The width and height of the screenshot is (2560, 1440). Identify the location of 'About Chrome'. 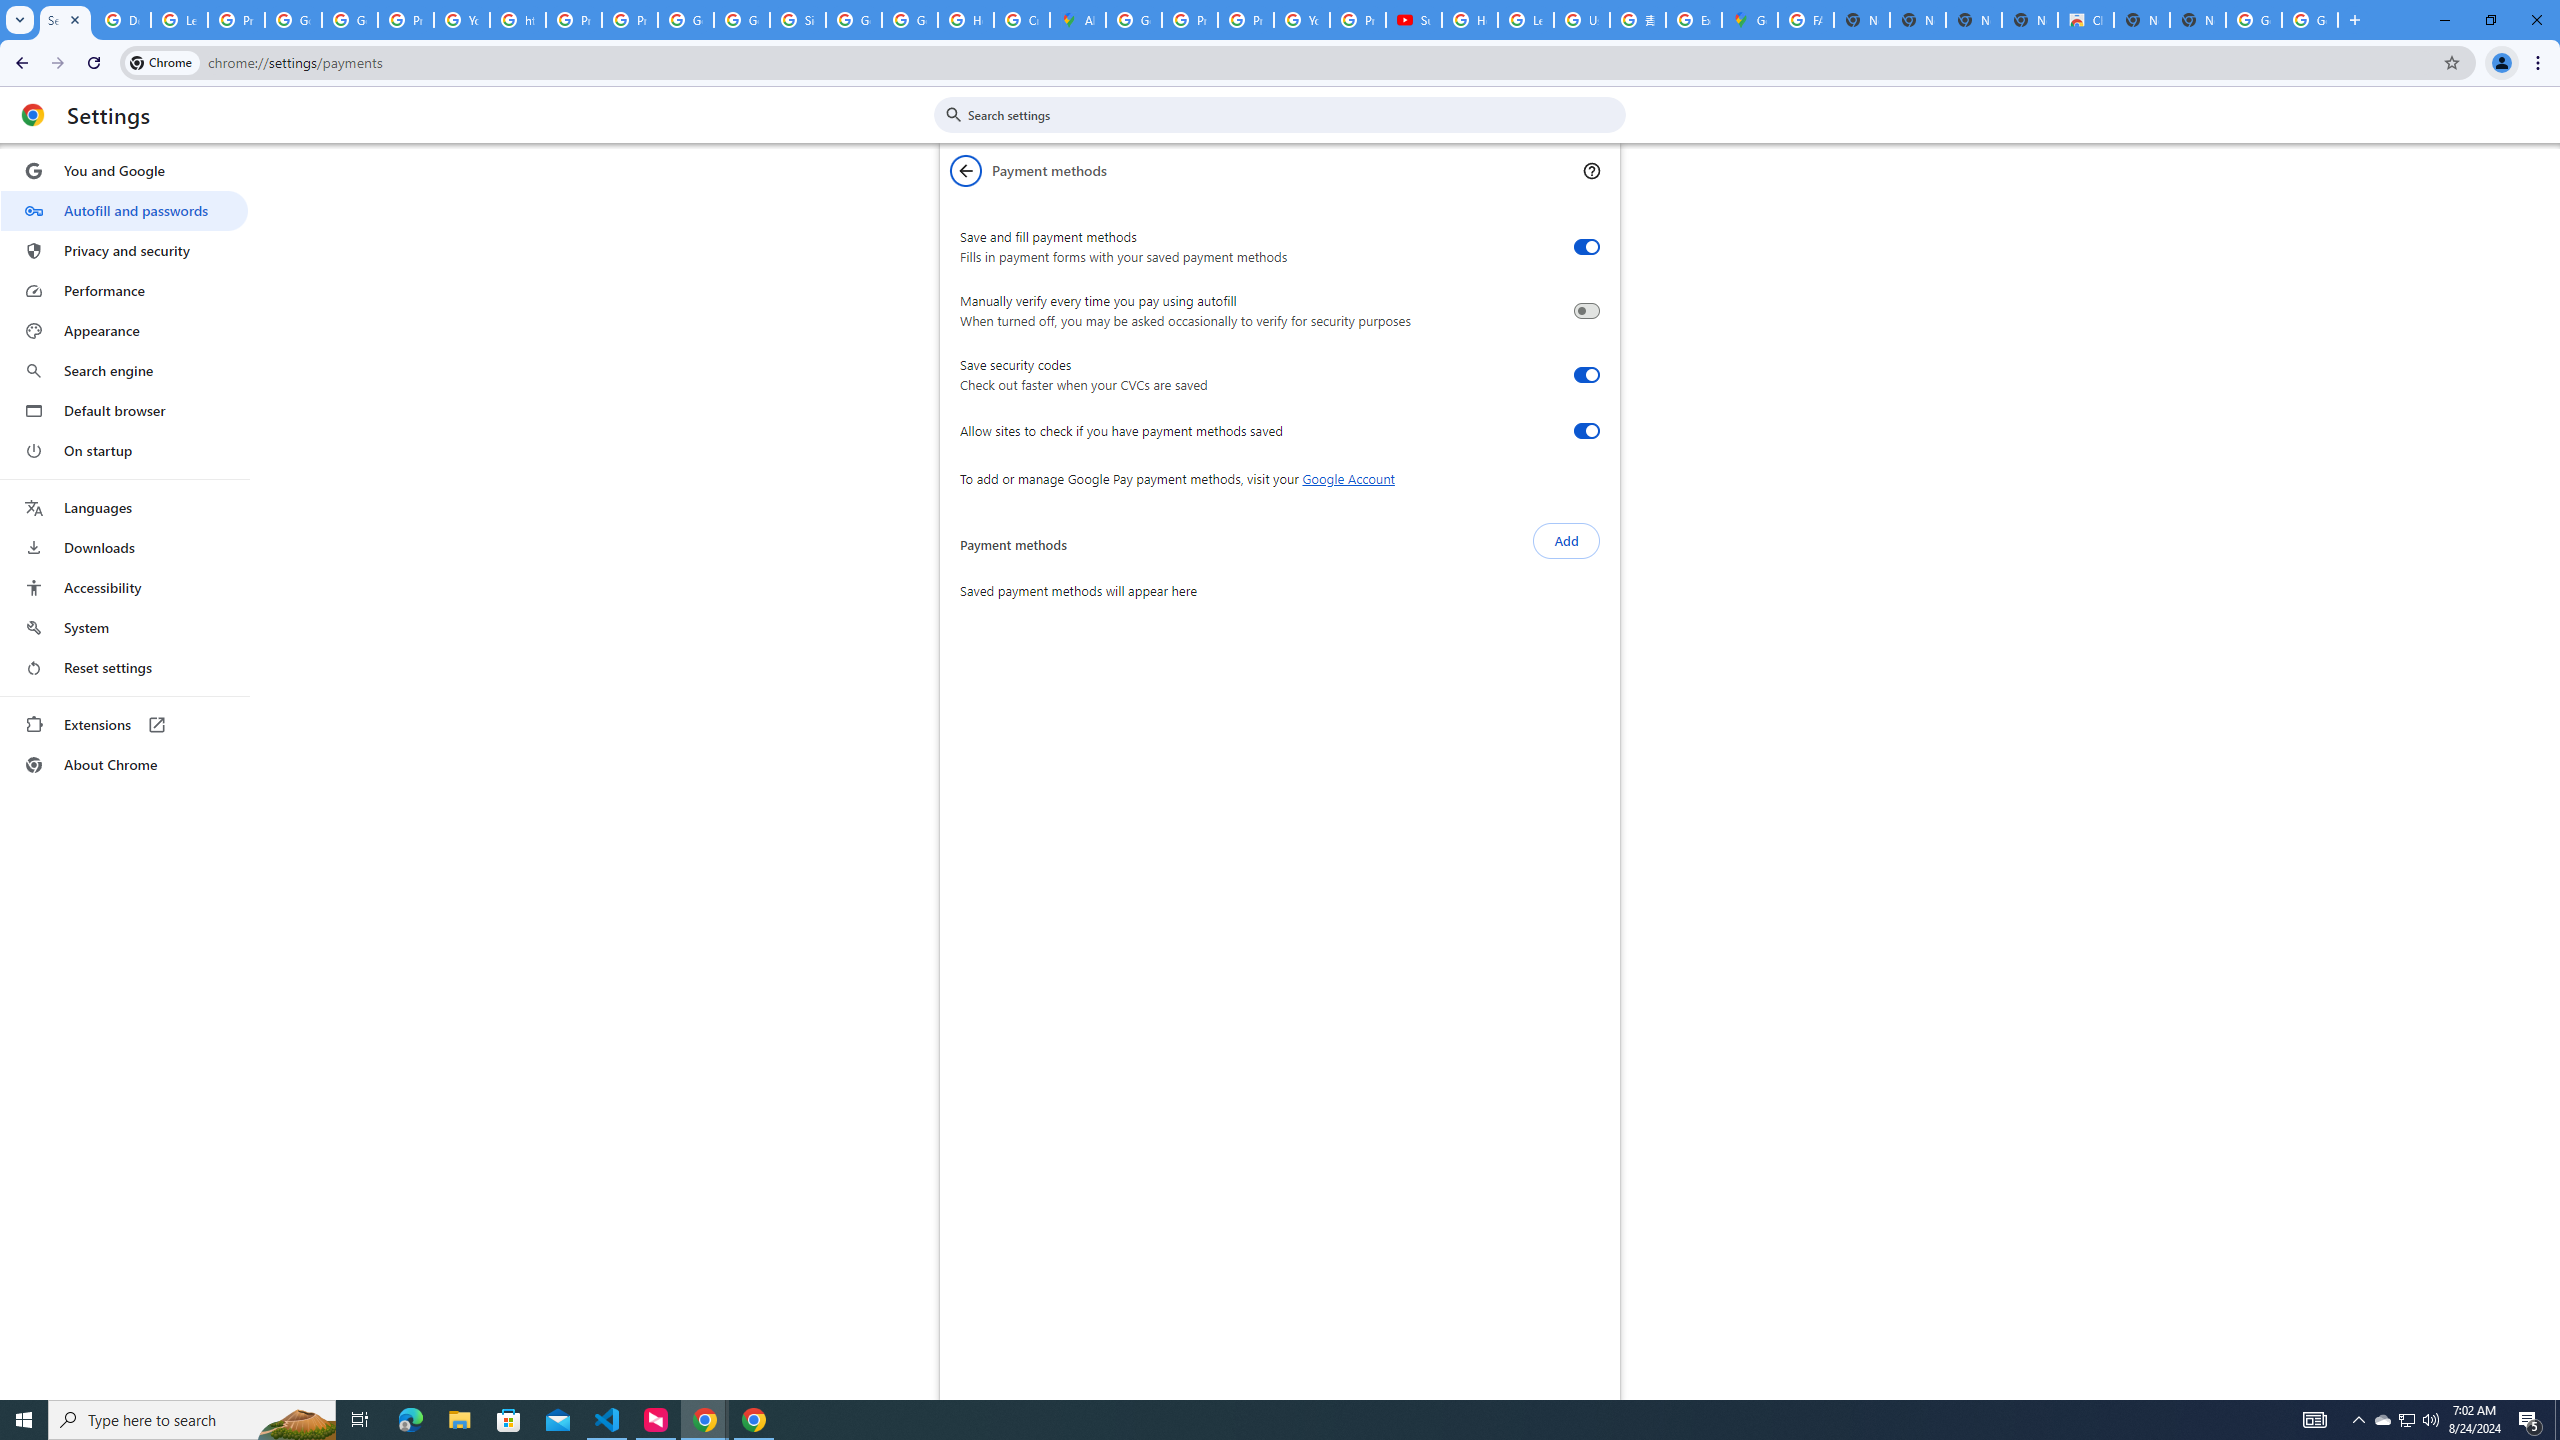
(123, 763).